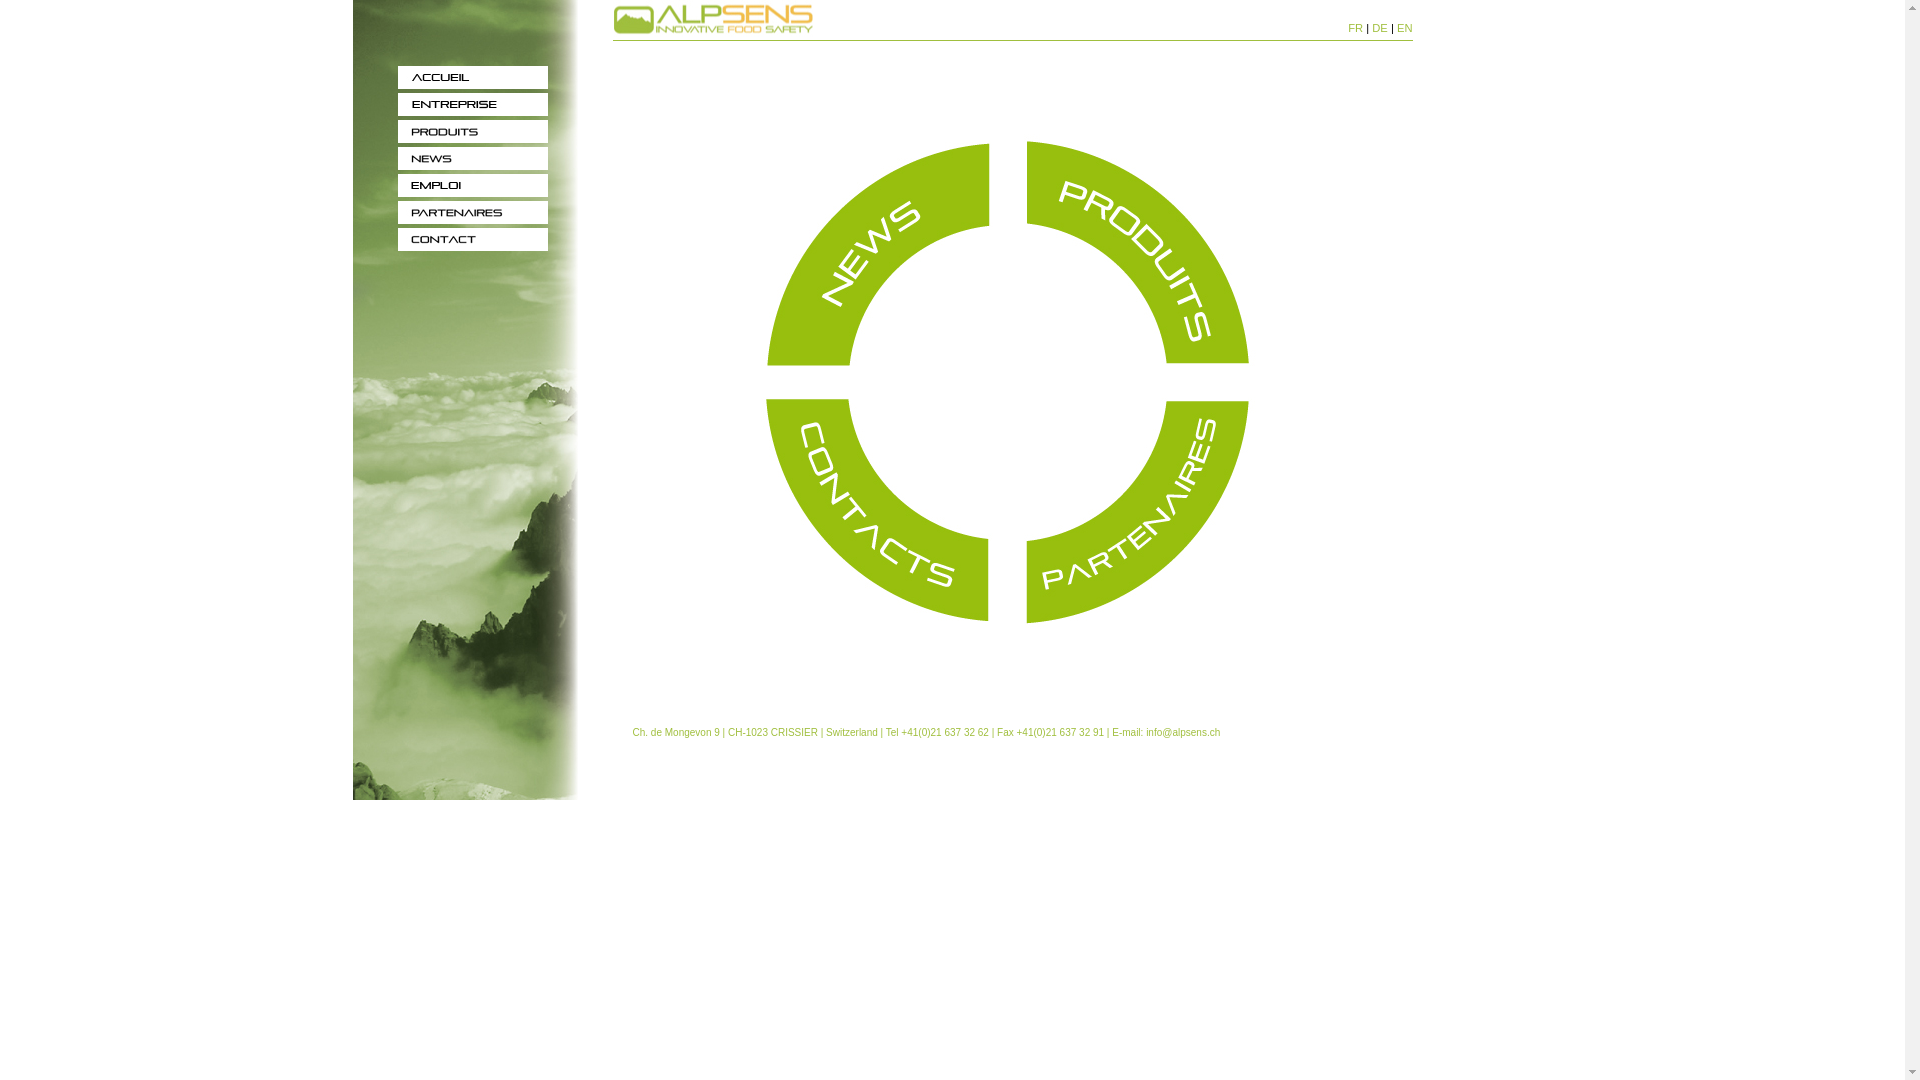 This screenshot has width=1920, height=1080. What do you see at coordinates (1379, 27) in the screenshot?
I see `'DE'` at bounding box center [1379, 27].